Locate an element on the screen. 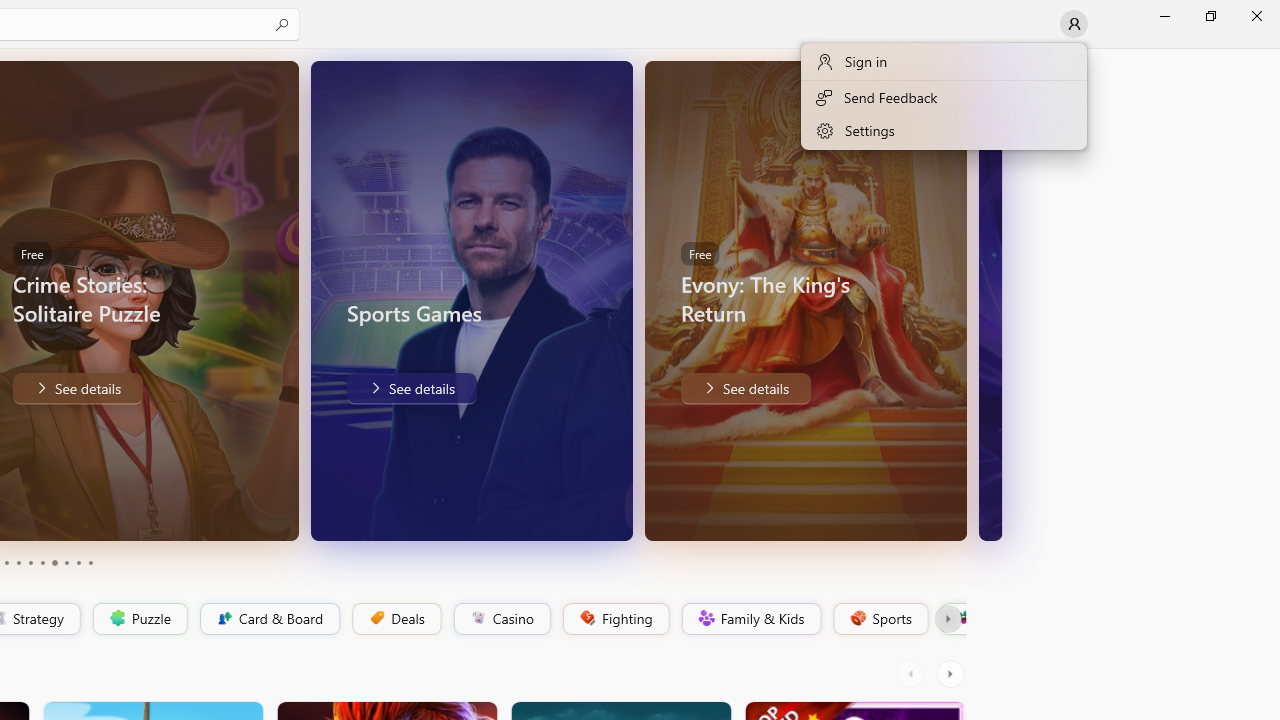 The height and width of the screenshot is (720, 1280). 'Fighting' is located at coordinates (614, 618).